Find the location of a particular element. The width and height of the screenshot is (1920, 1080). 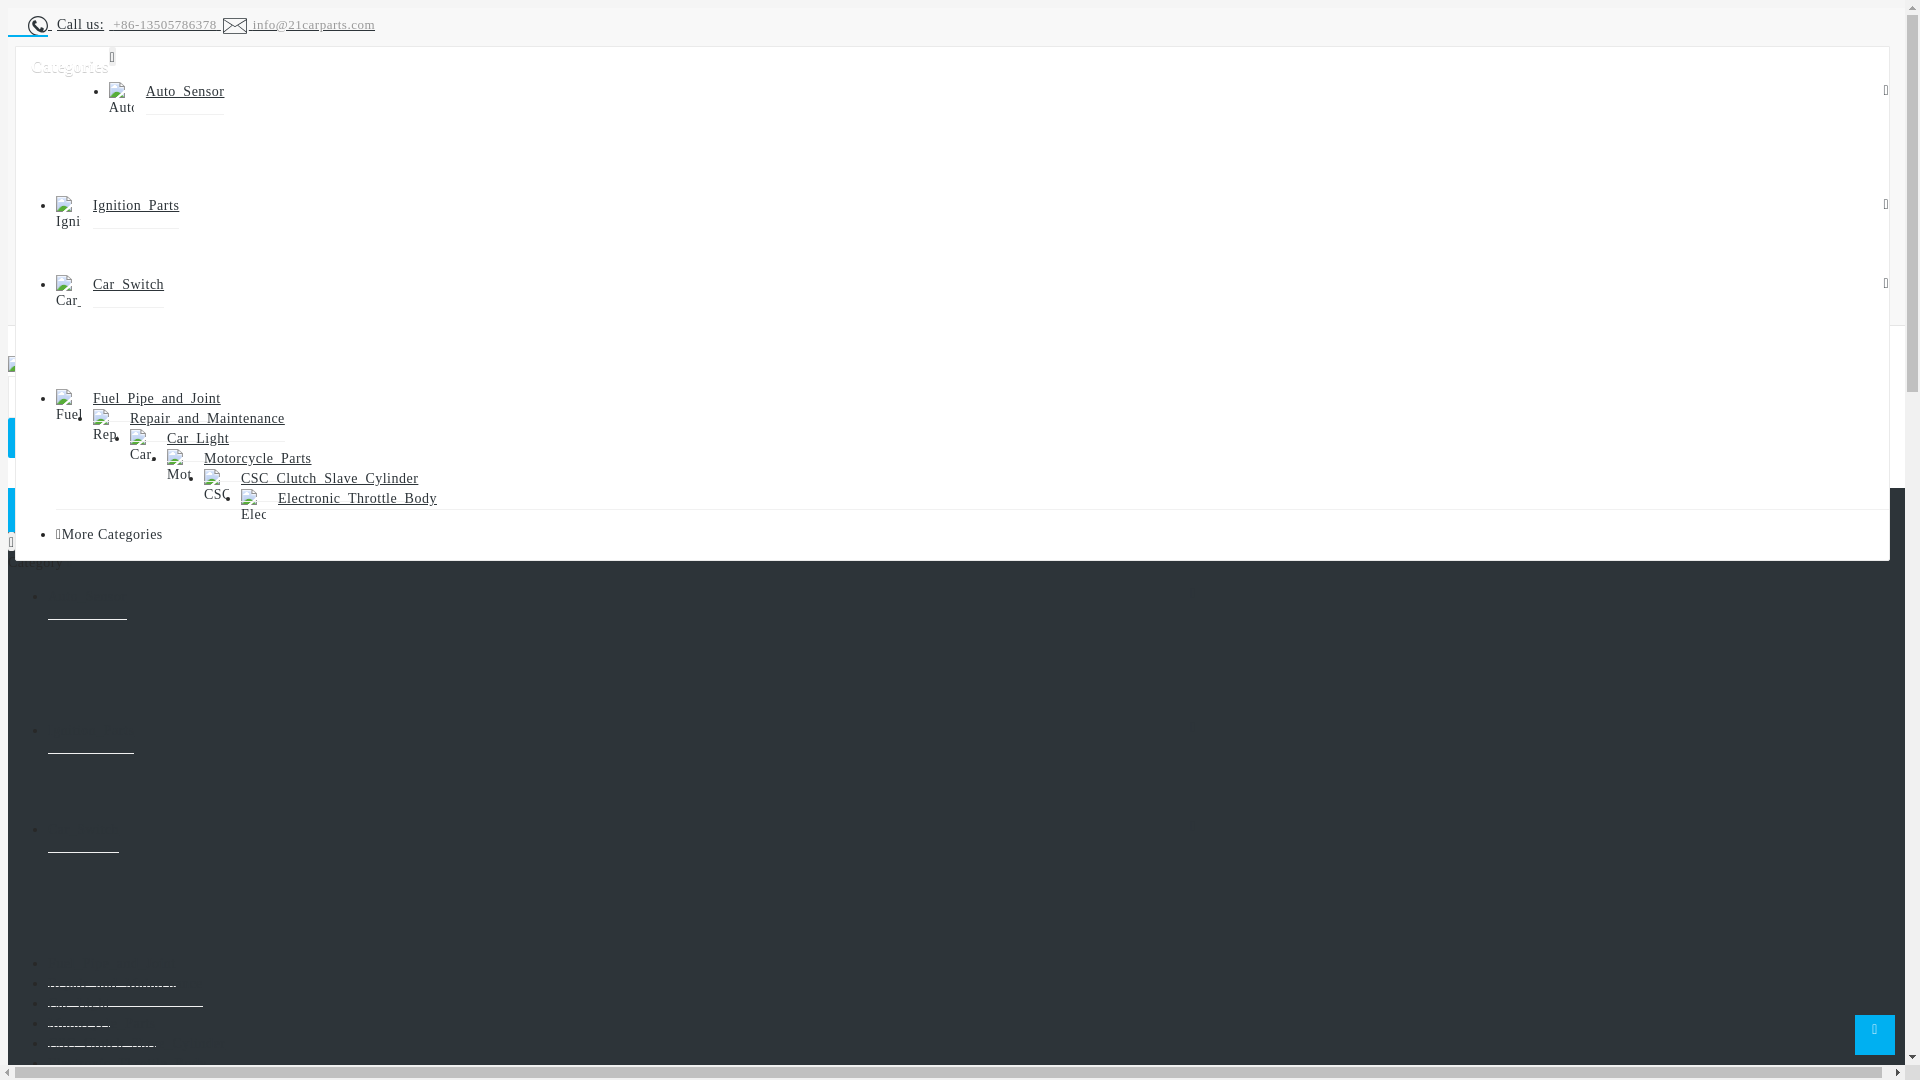

'$ US Dollar' is located at coordinates (149, 187).